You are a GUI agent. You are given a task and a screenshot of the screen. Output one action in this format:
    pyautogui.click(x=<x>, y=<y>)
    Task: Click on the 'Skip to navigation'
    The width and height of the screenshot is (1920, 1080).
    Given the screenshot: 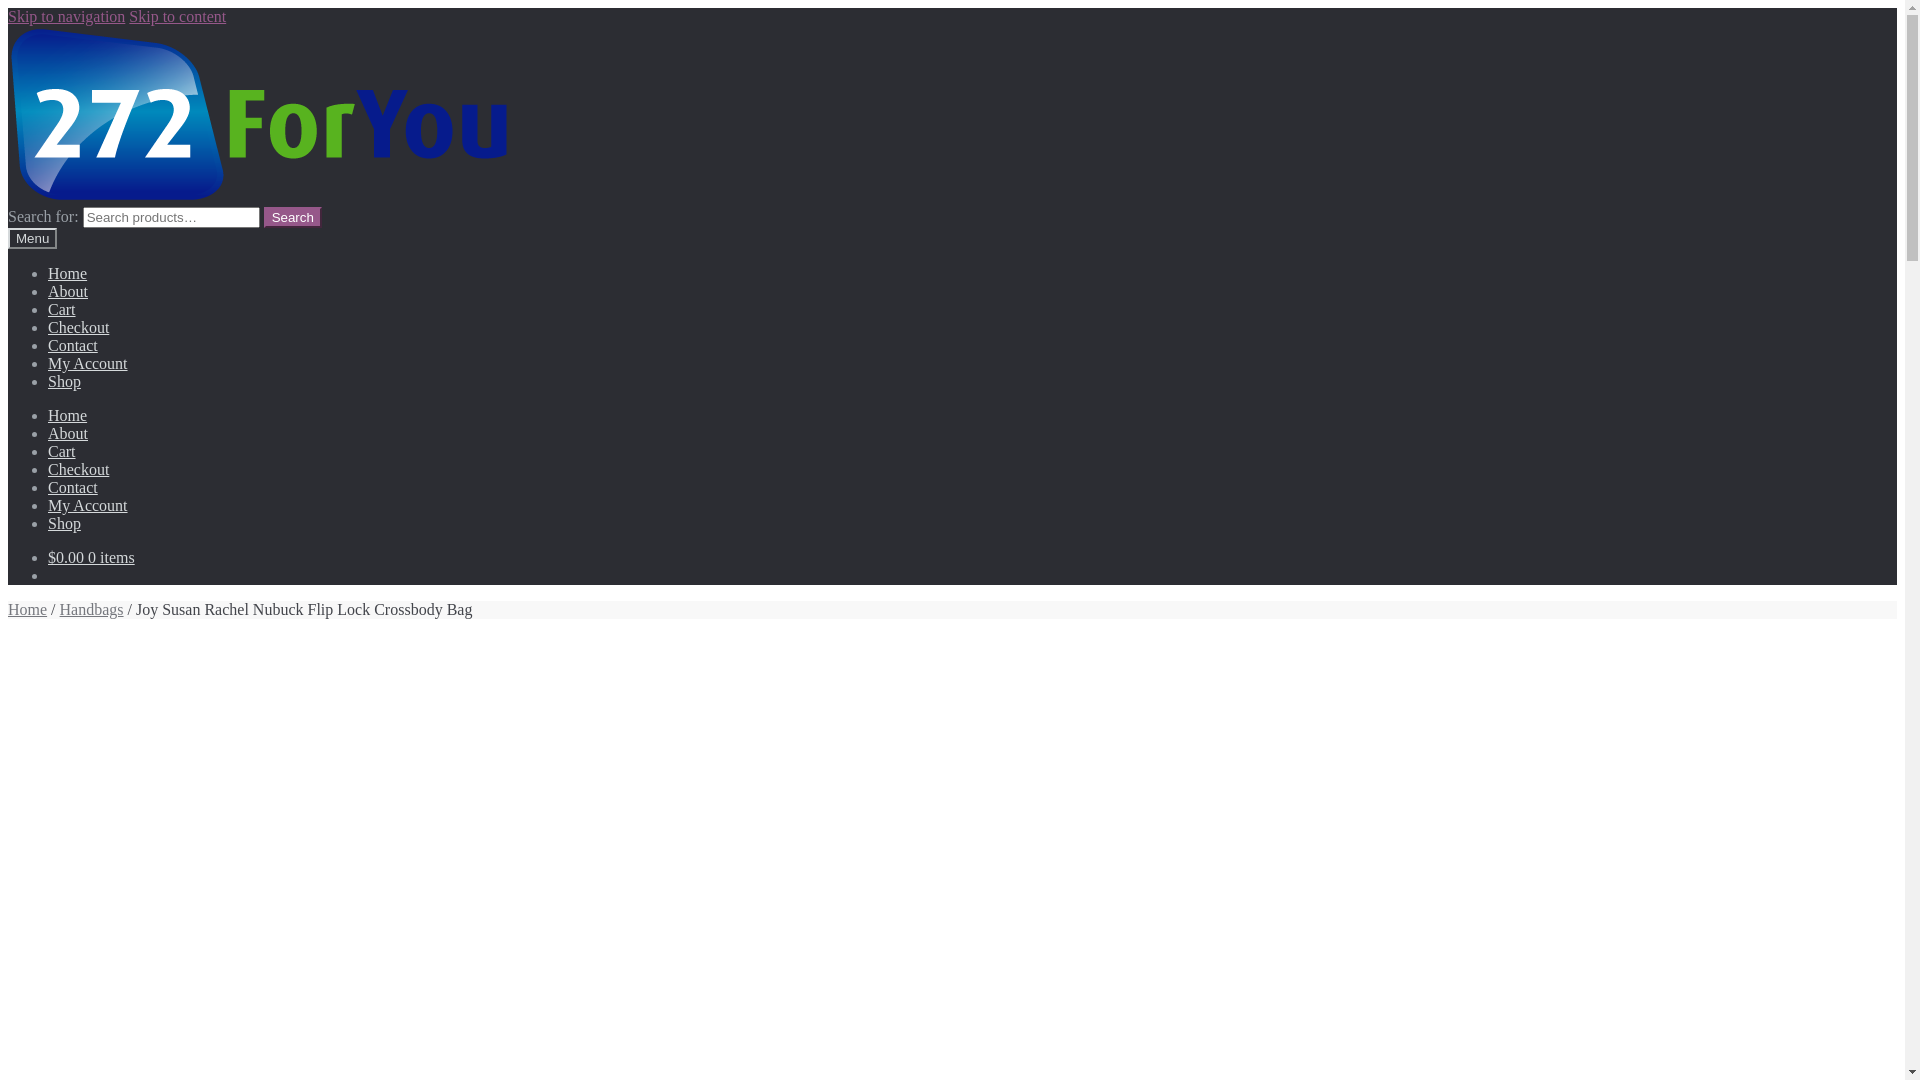 What is the action you would take?
    pyautogui.click(x=66, y=16)
    